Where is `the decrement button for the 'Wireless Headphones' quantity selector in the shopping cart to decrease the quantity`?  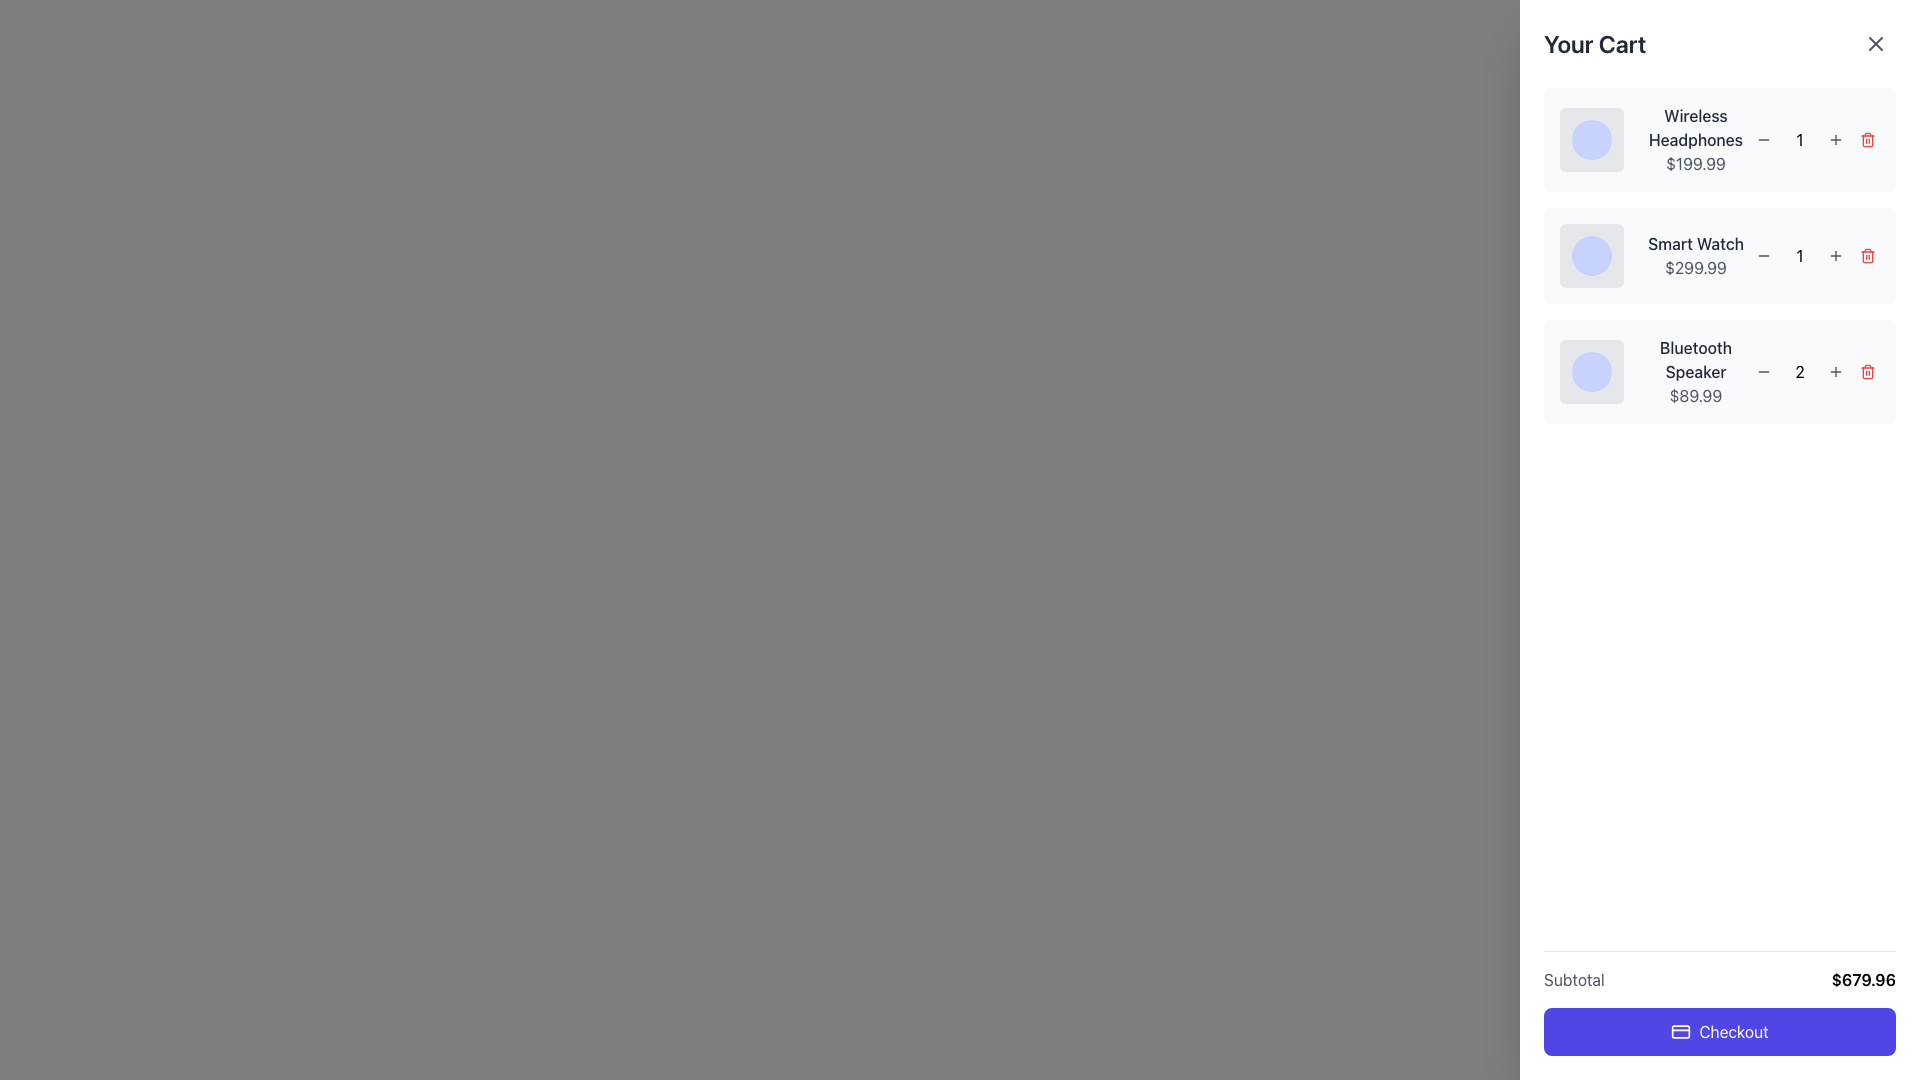 the decrement button for the 'Wireless Headphones' quantity selector in the shopping cart to decrease the quantity is located at coordinates (1763, 138).